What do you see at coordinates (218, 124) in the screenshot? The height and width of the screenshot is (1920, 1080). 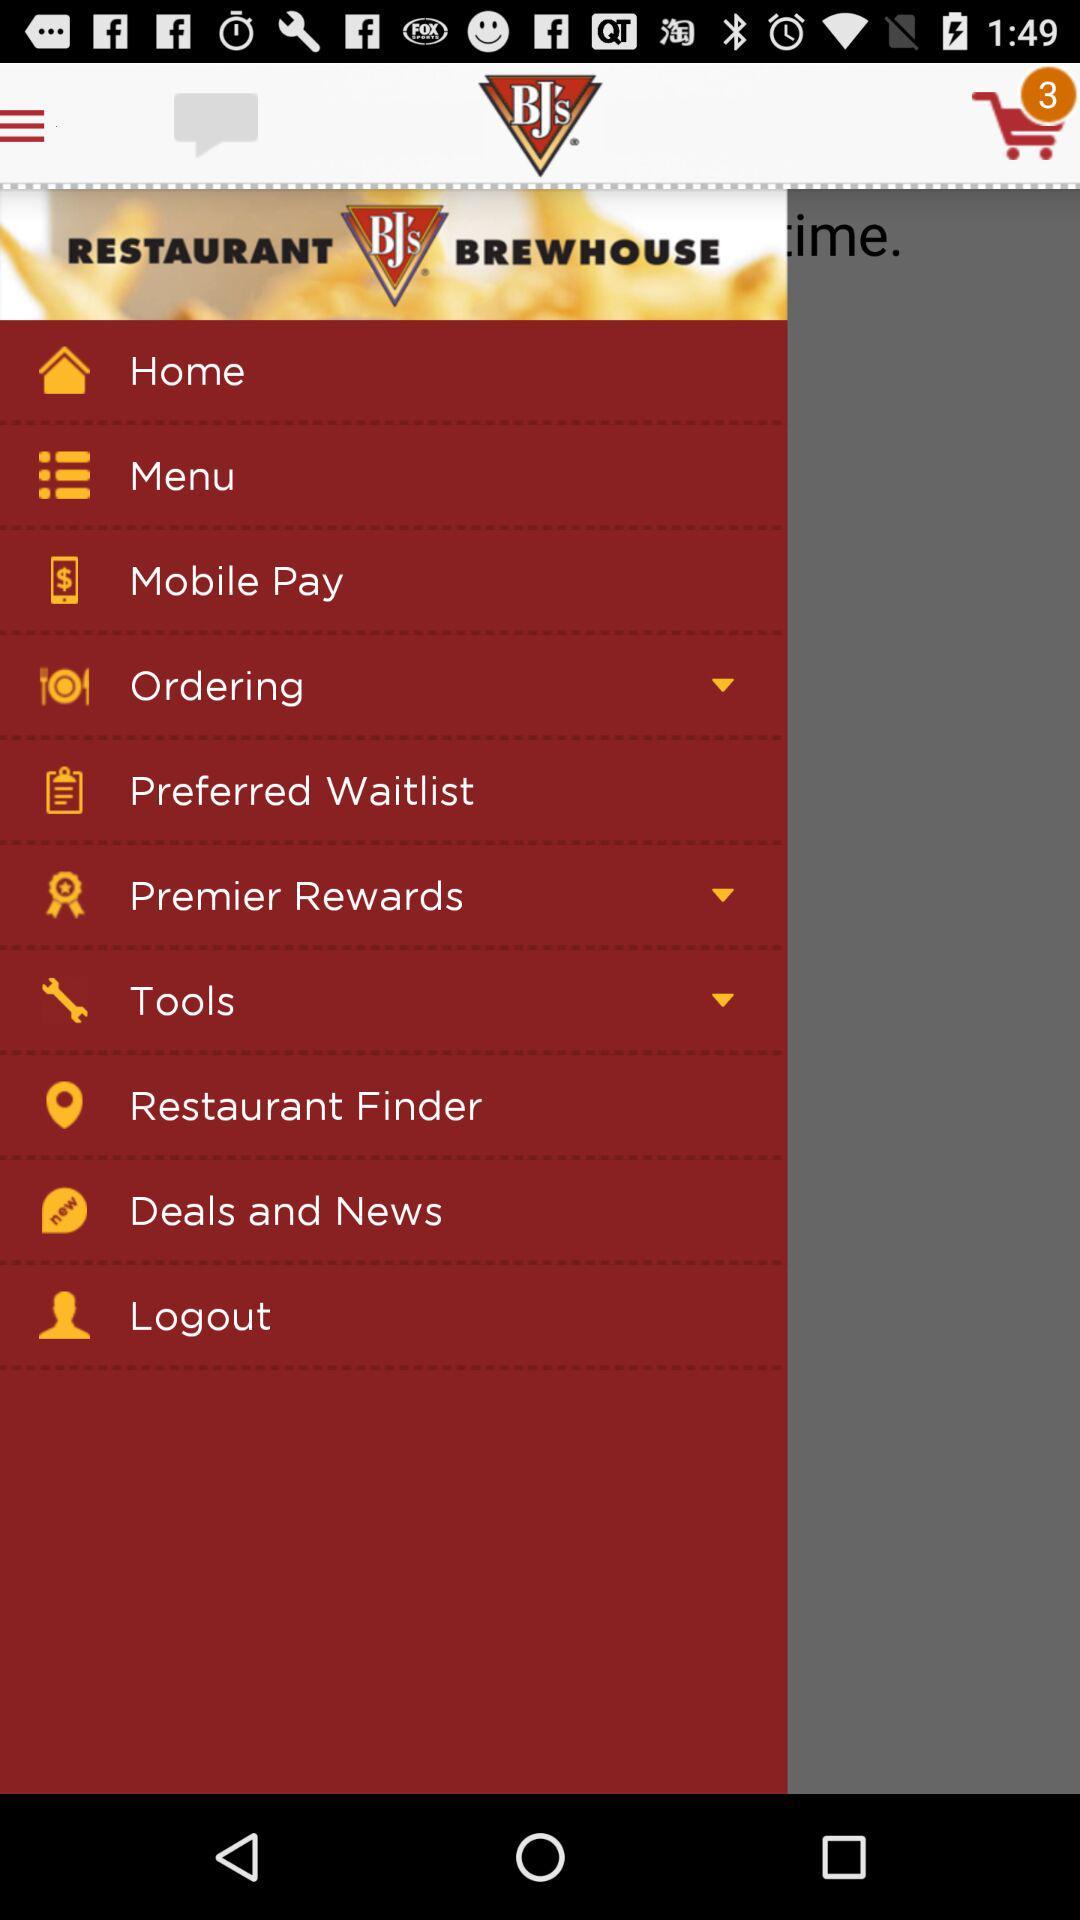 I see `write comment` at bounding box center [218, 124].